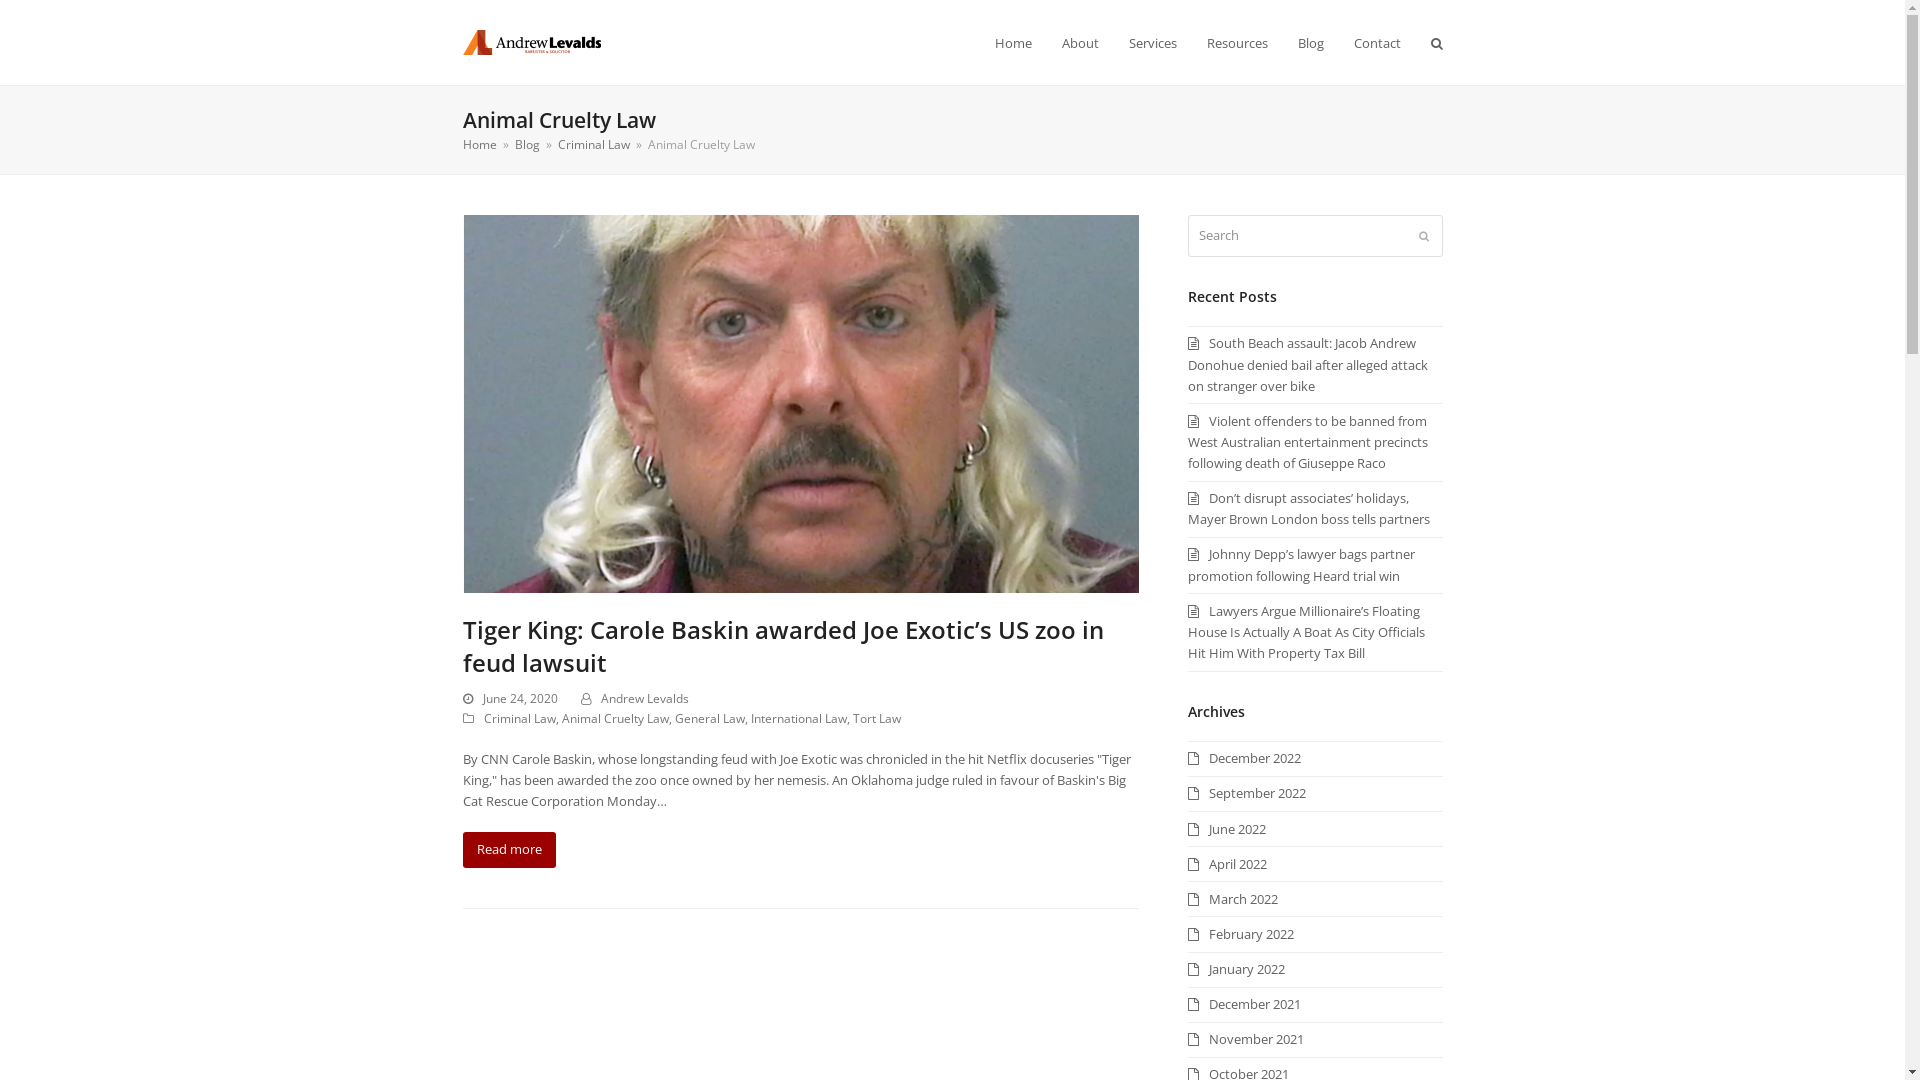 This screenshot has height=1080, width=1920. What do you see at coordinates (1243, 758) in the screenshot?
I see `'December 2022'` at bounding box center [1243, 758].